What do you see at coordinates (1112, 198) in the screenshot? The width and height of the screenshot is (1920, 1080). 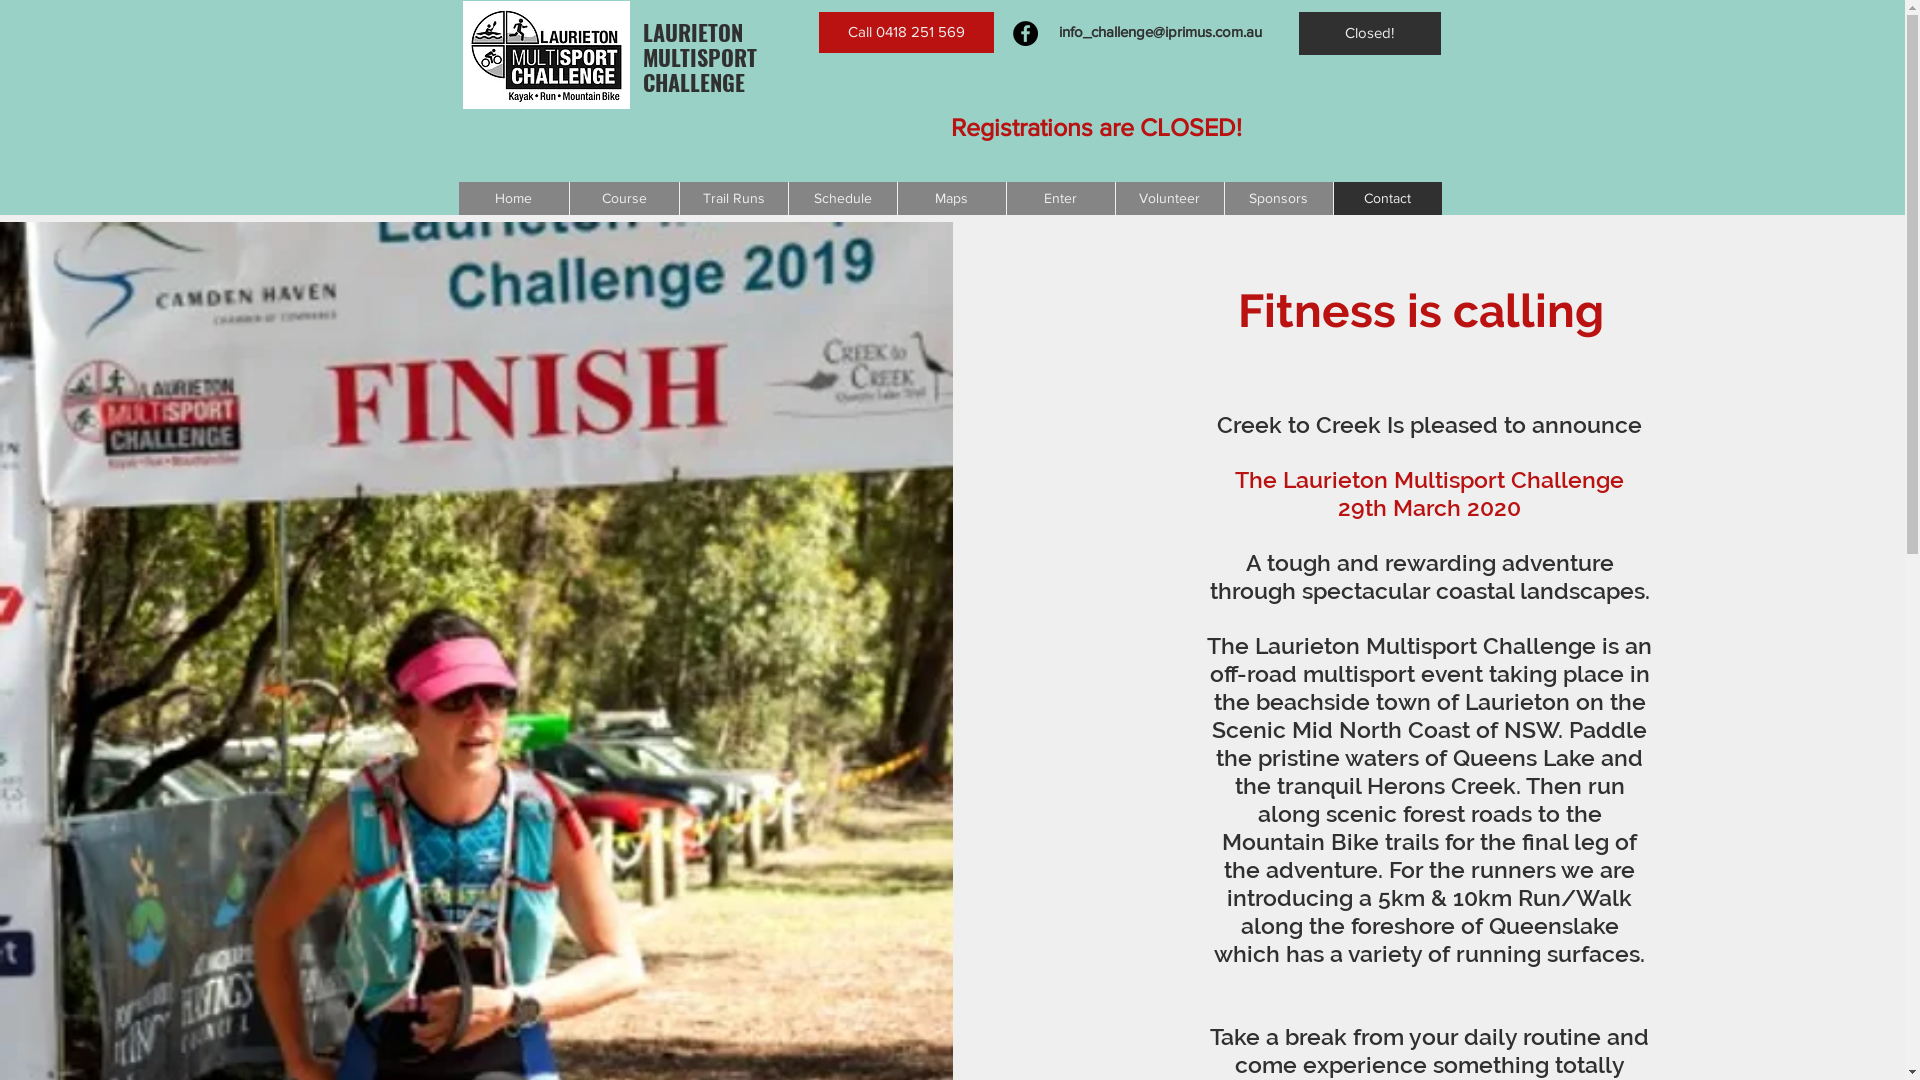 I see `'Volunteer'` at bounding box center [1112, 198].